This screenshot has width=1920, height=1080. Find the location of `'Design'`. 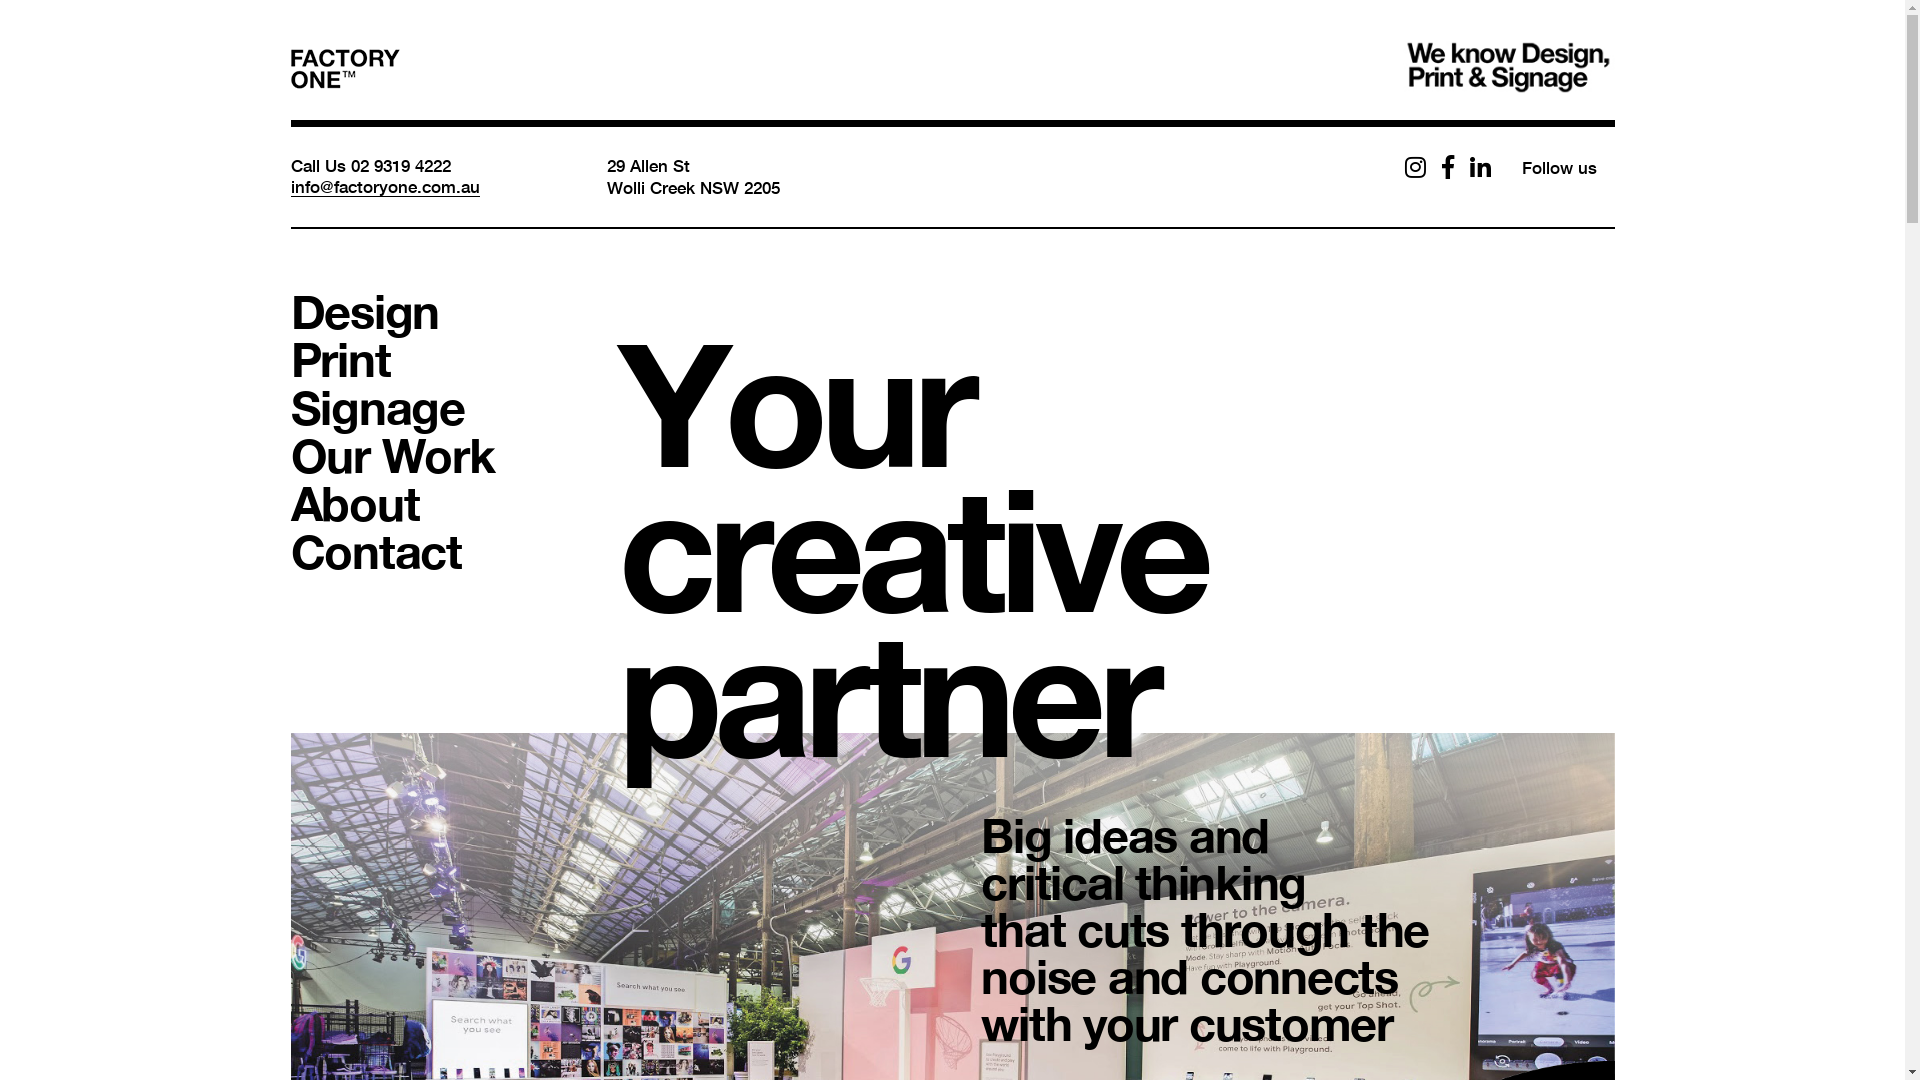

'Design' is located at coordinates (288, 311).